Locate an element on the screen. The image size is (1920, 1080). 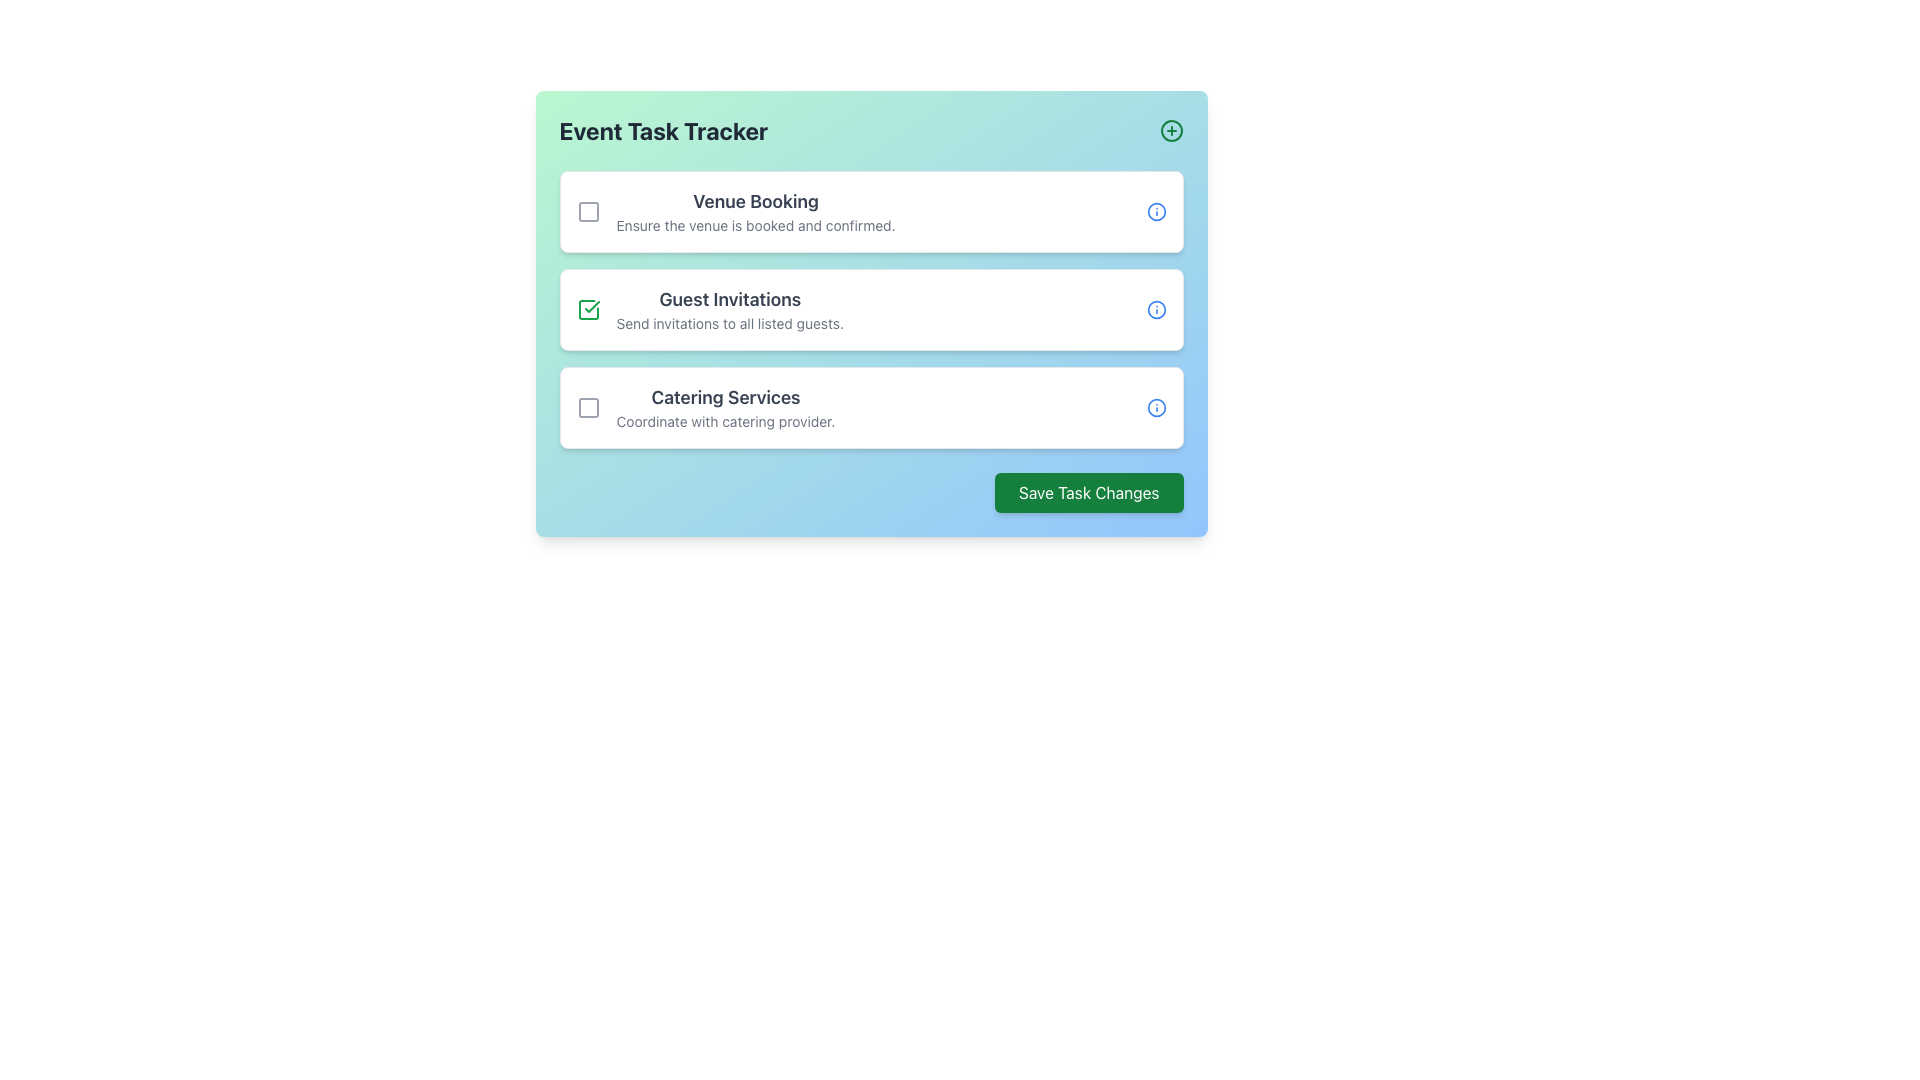
the checkbox area surrounding the decorative marker indicating the completion status of the 'Venue Booking' task in the Event Task Tracker is located at coordinates (587, 212).